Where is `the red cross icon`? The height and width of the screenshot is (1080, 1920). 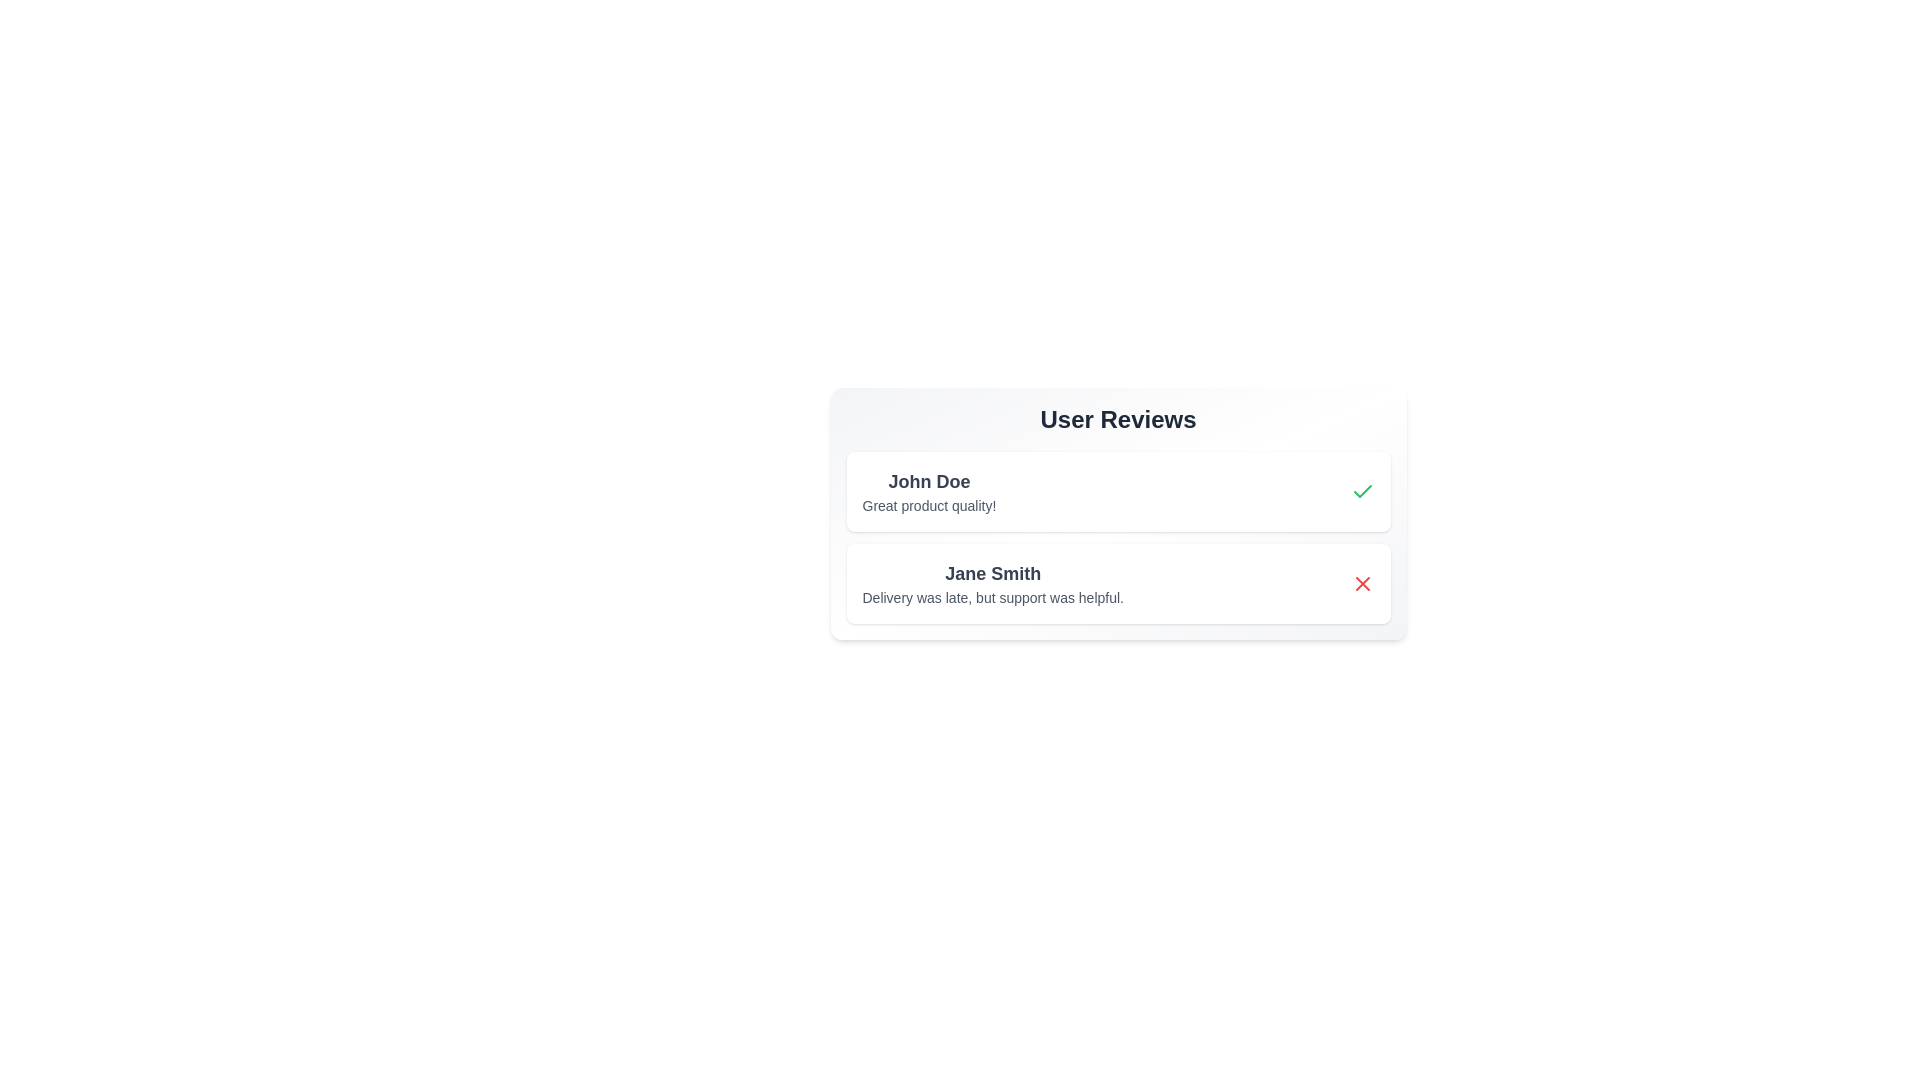 the red cross icon is located at coordinates (1361, 583).